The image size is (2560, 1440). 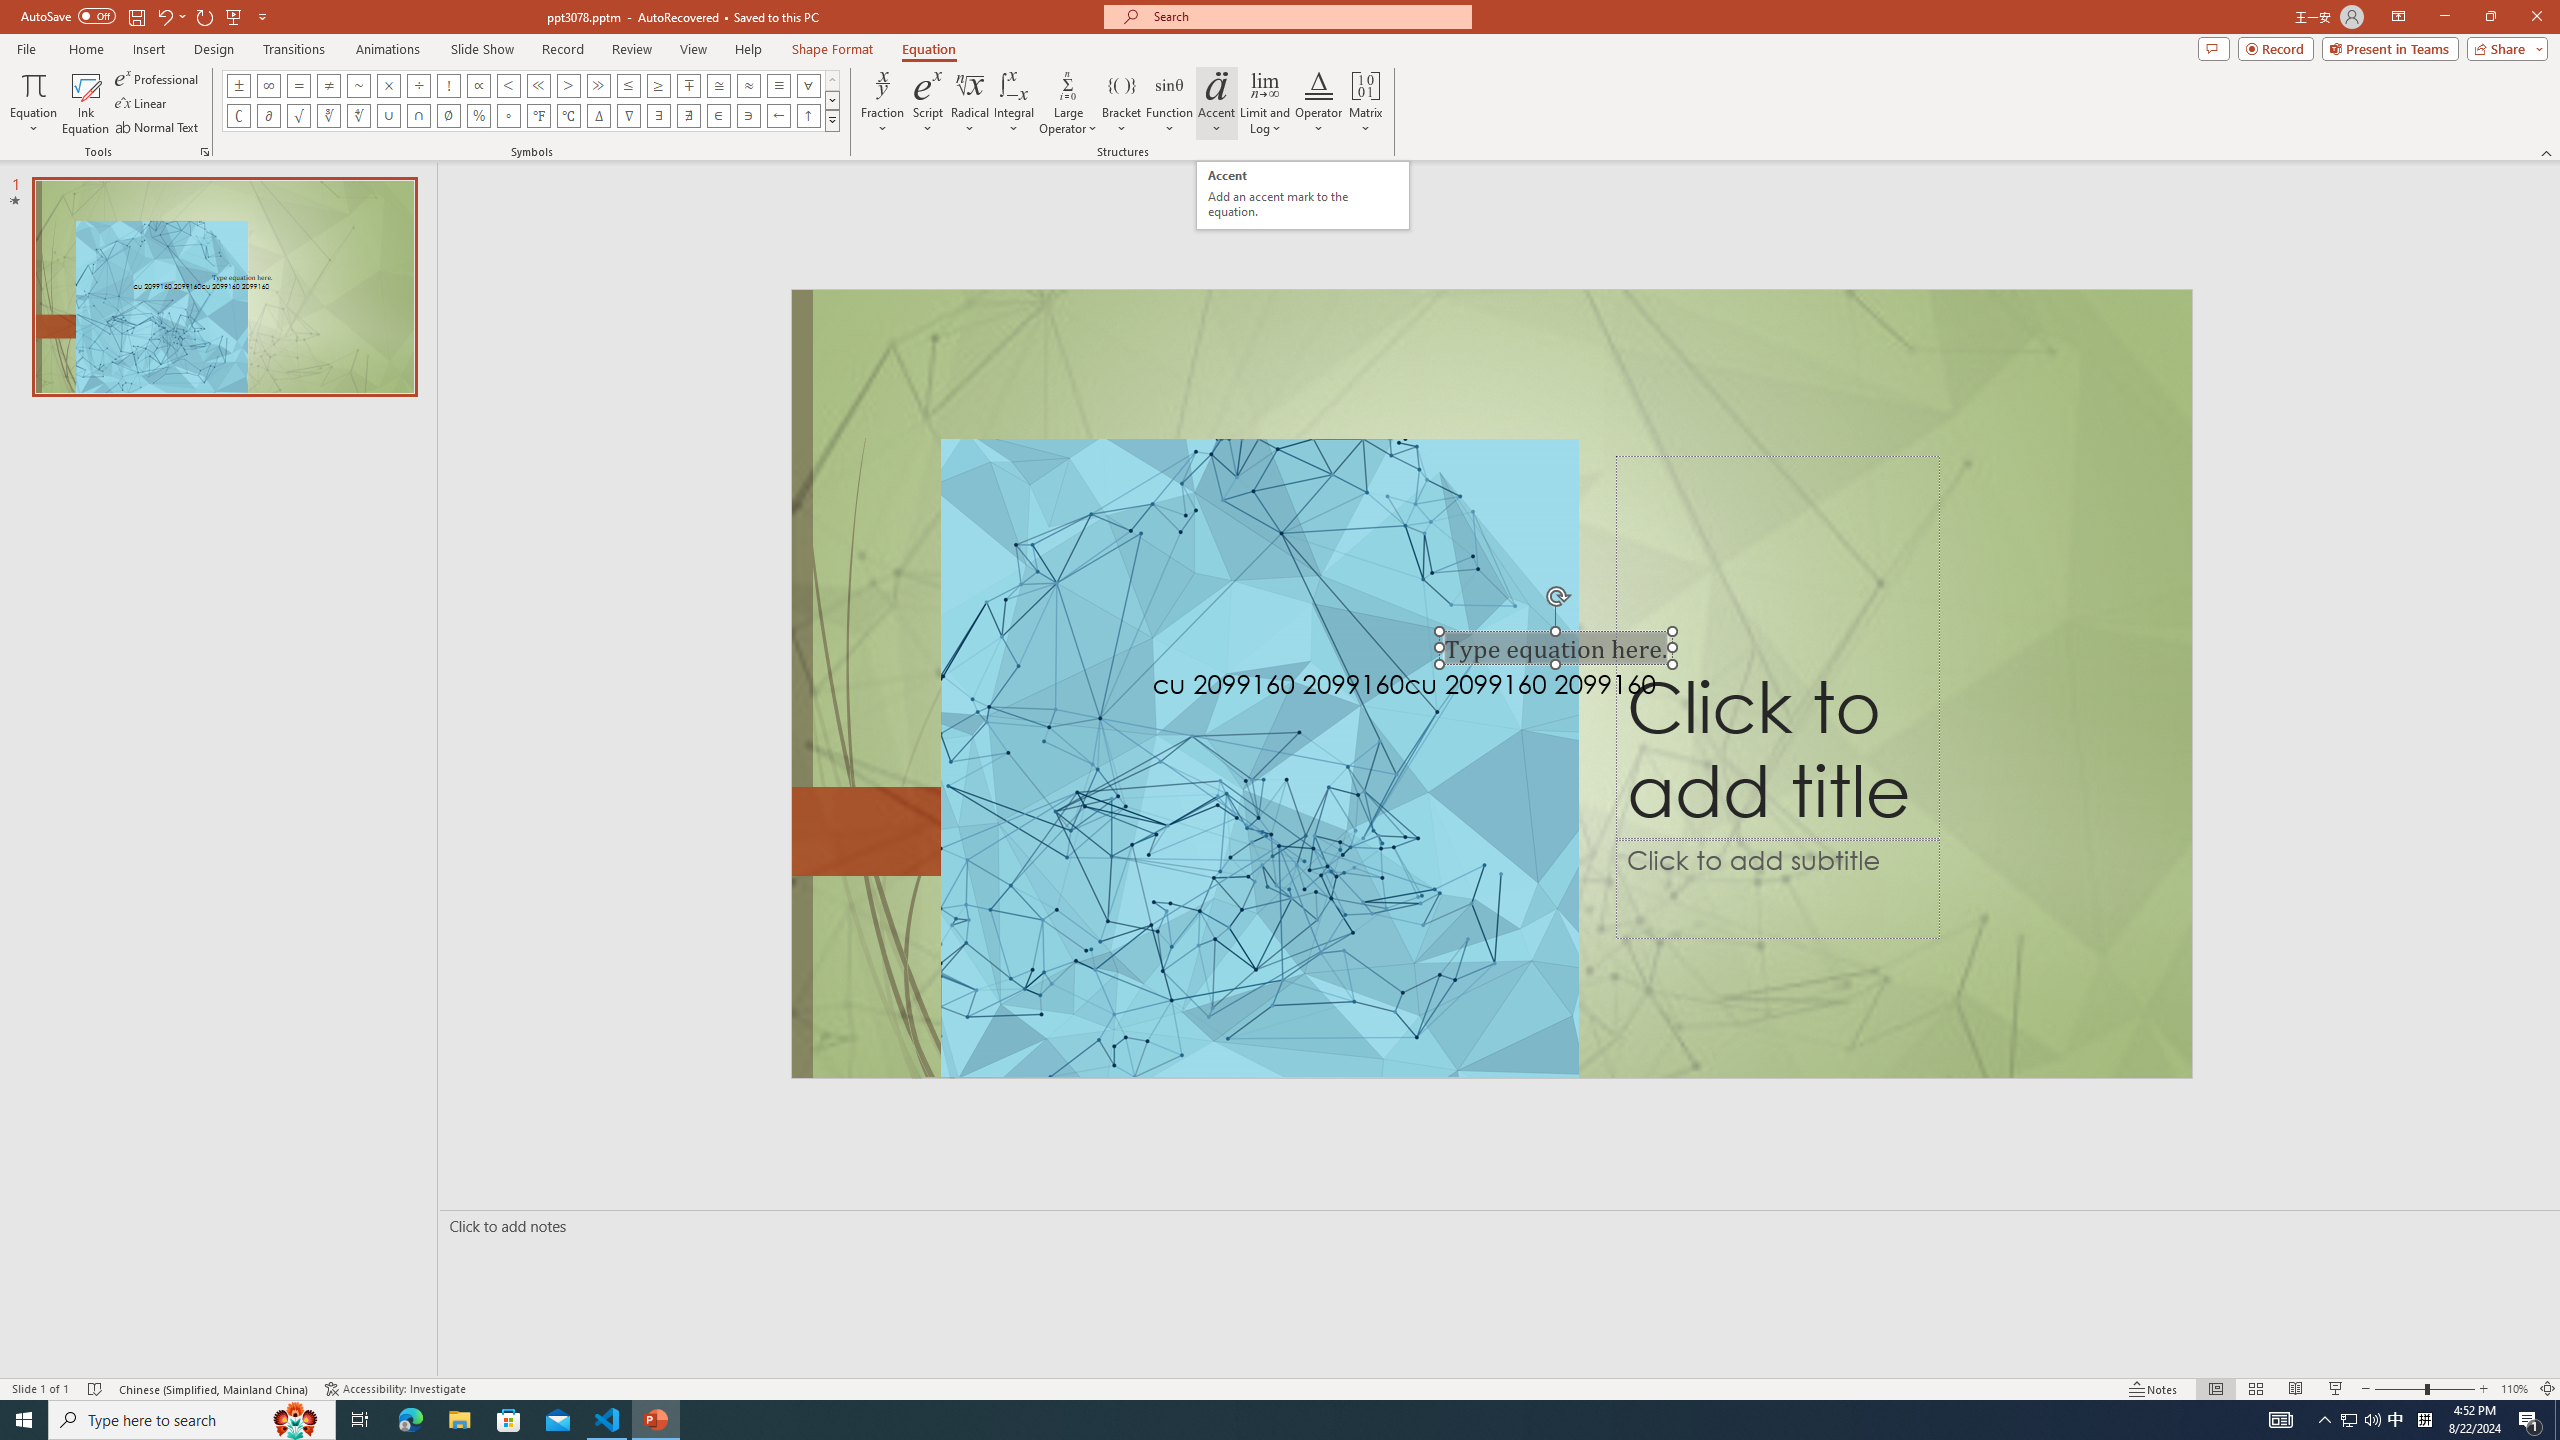 I want to click on 'Equation Symbol Percentage', so click(x=477, y=114).